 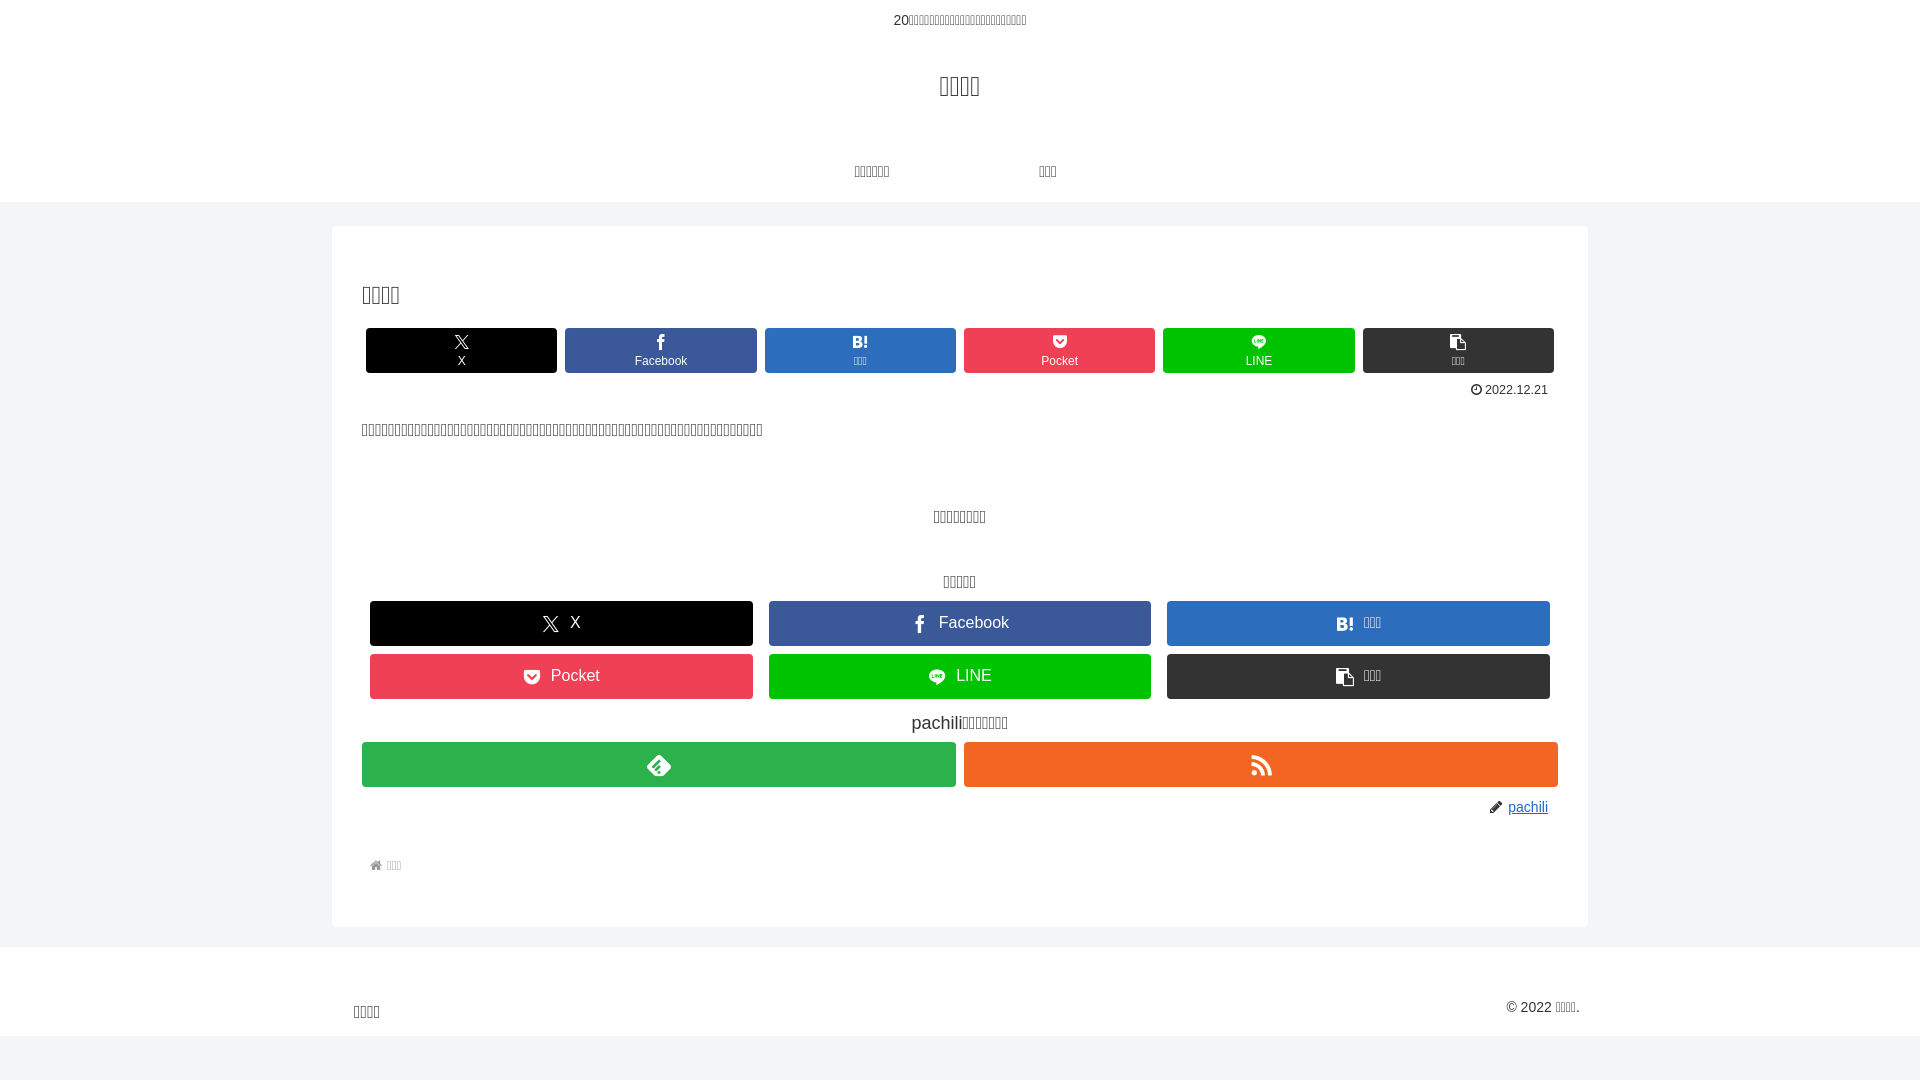 I want to click on 'LINE', so click(x=1257, y=349).